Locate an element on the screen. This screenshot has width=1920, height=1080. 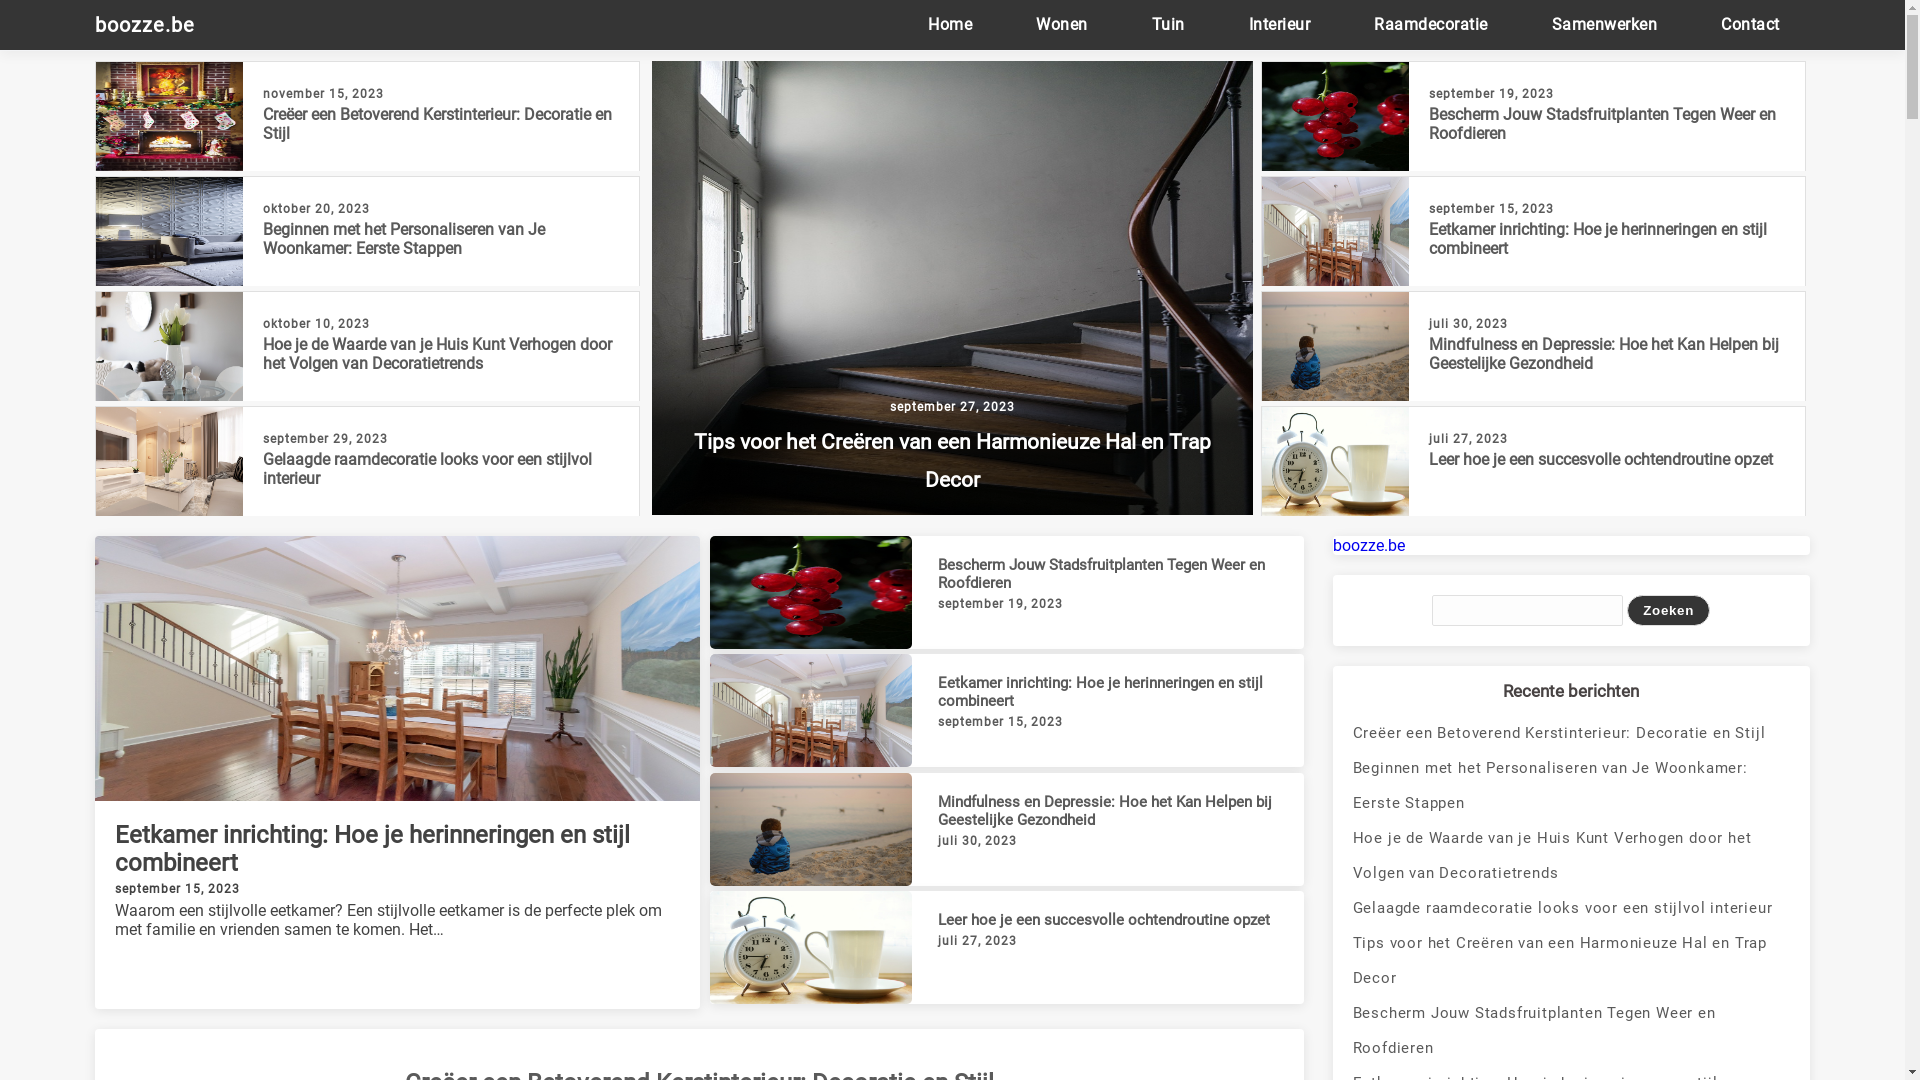
'boozze.be' is located at coordinates (153, 24).